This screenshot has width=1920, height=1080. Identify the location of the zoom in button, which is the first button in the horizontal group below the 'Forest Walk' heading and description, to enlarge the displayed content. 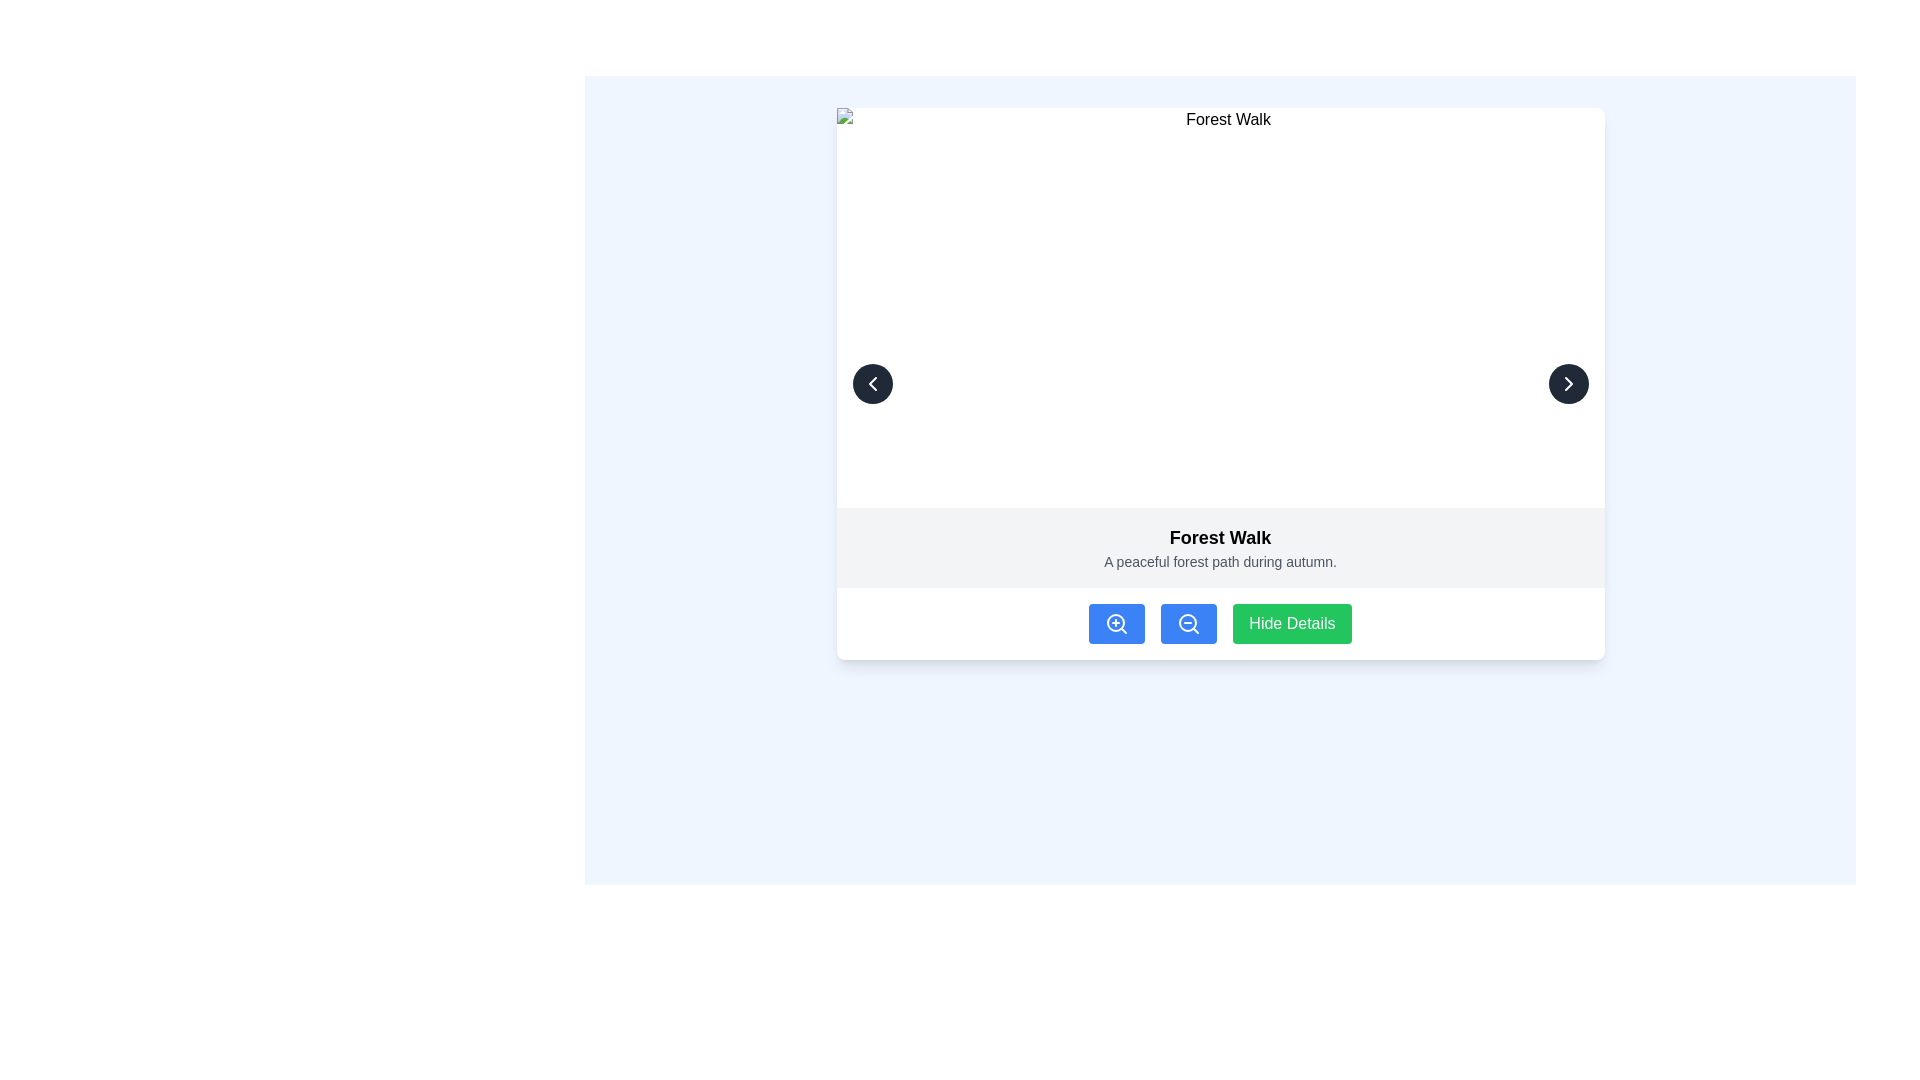
(1116, 623).